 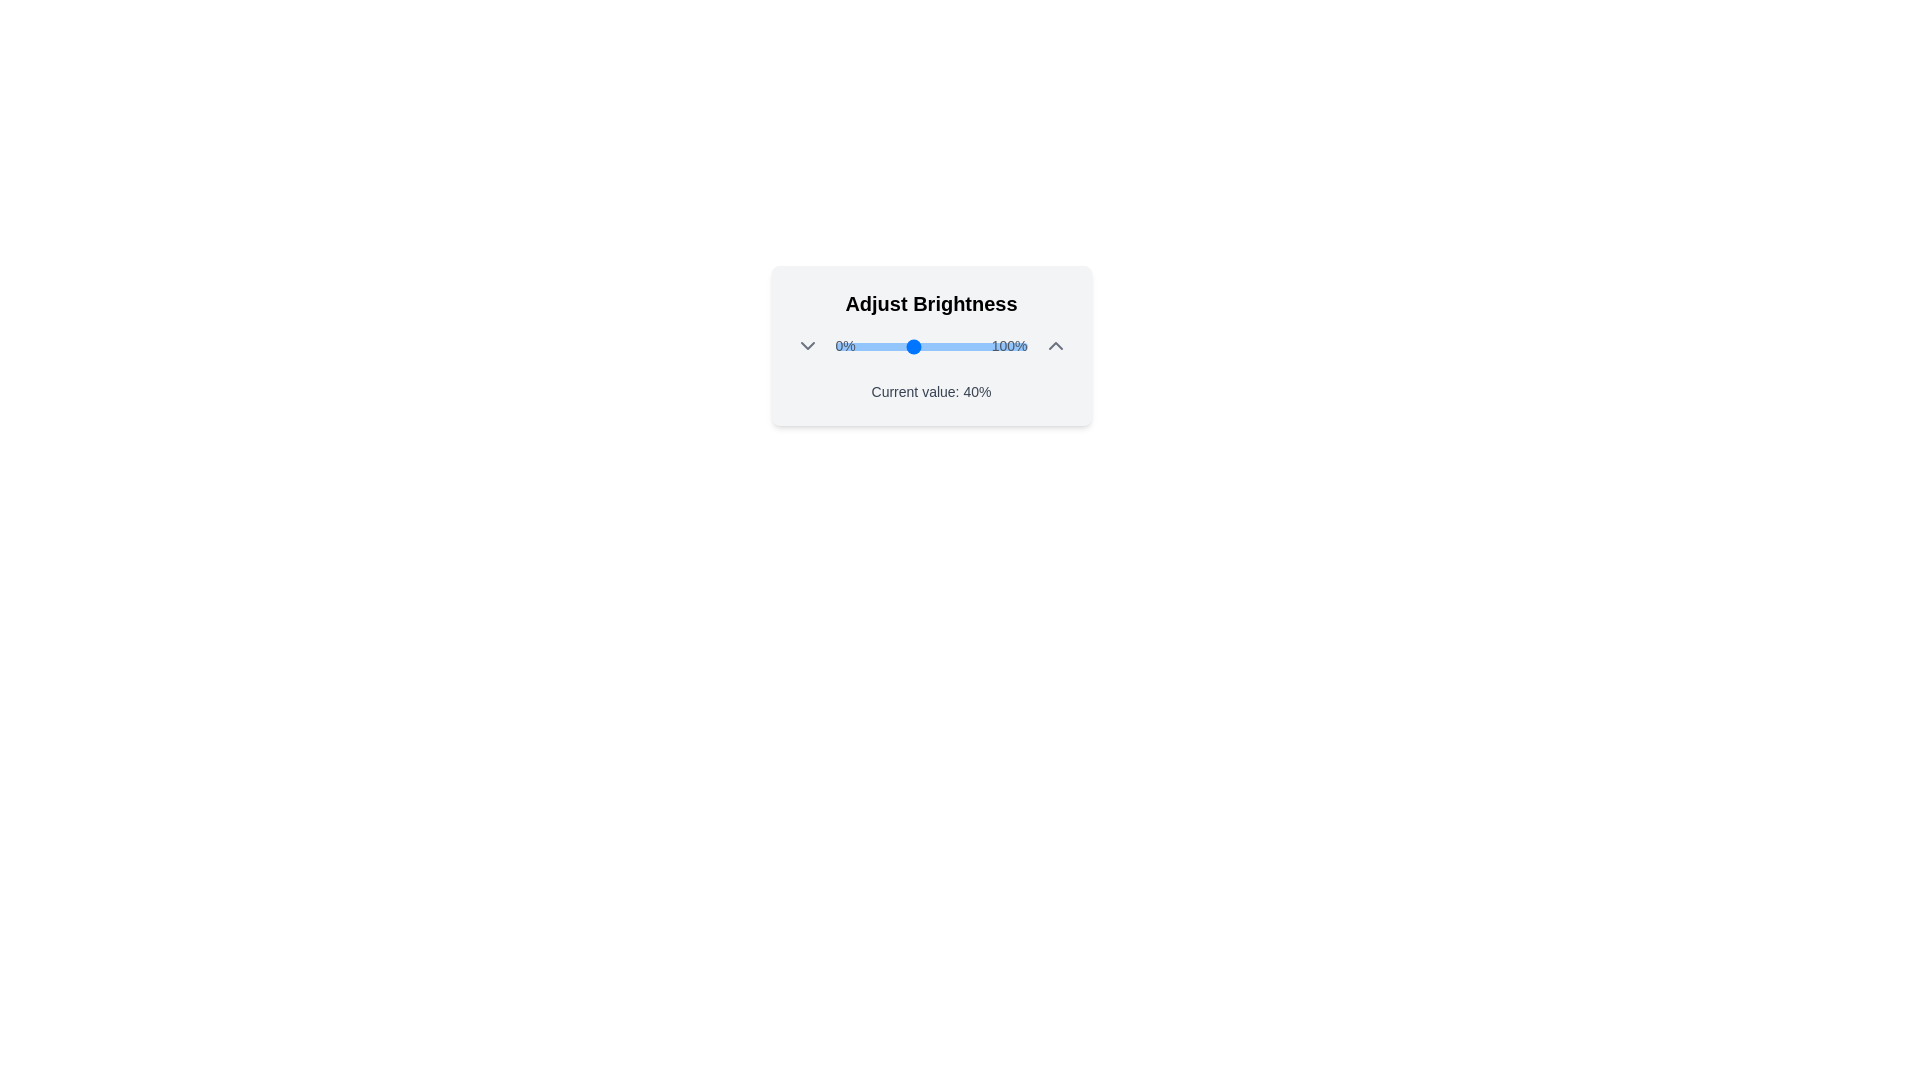 What do you see at coordinates (850, 346) in the screenshot?
I see `brightness` at bounding box center [850, 346].